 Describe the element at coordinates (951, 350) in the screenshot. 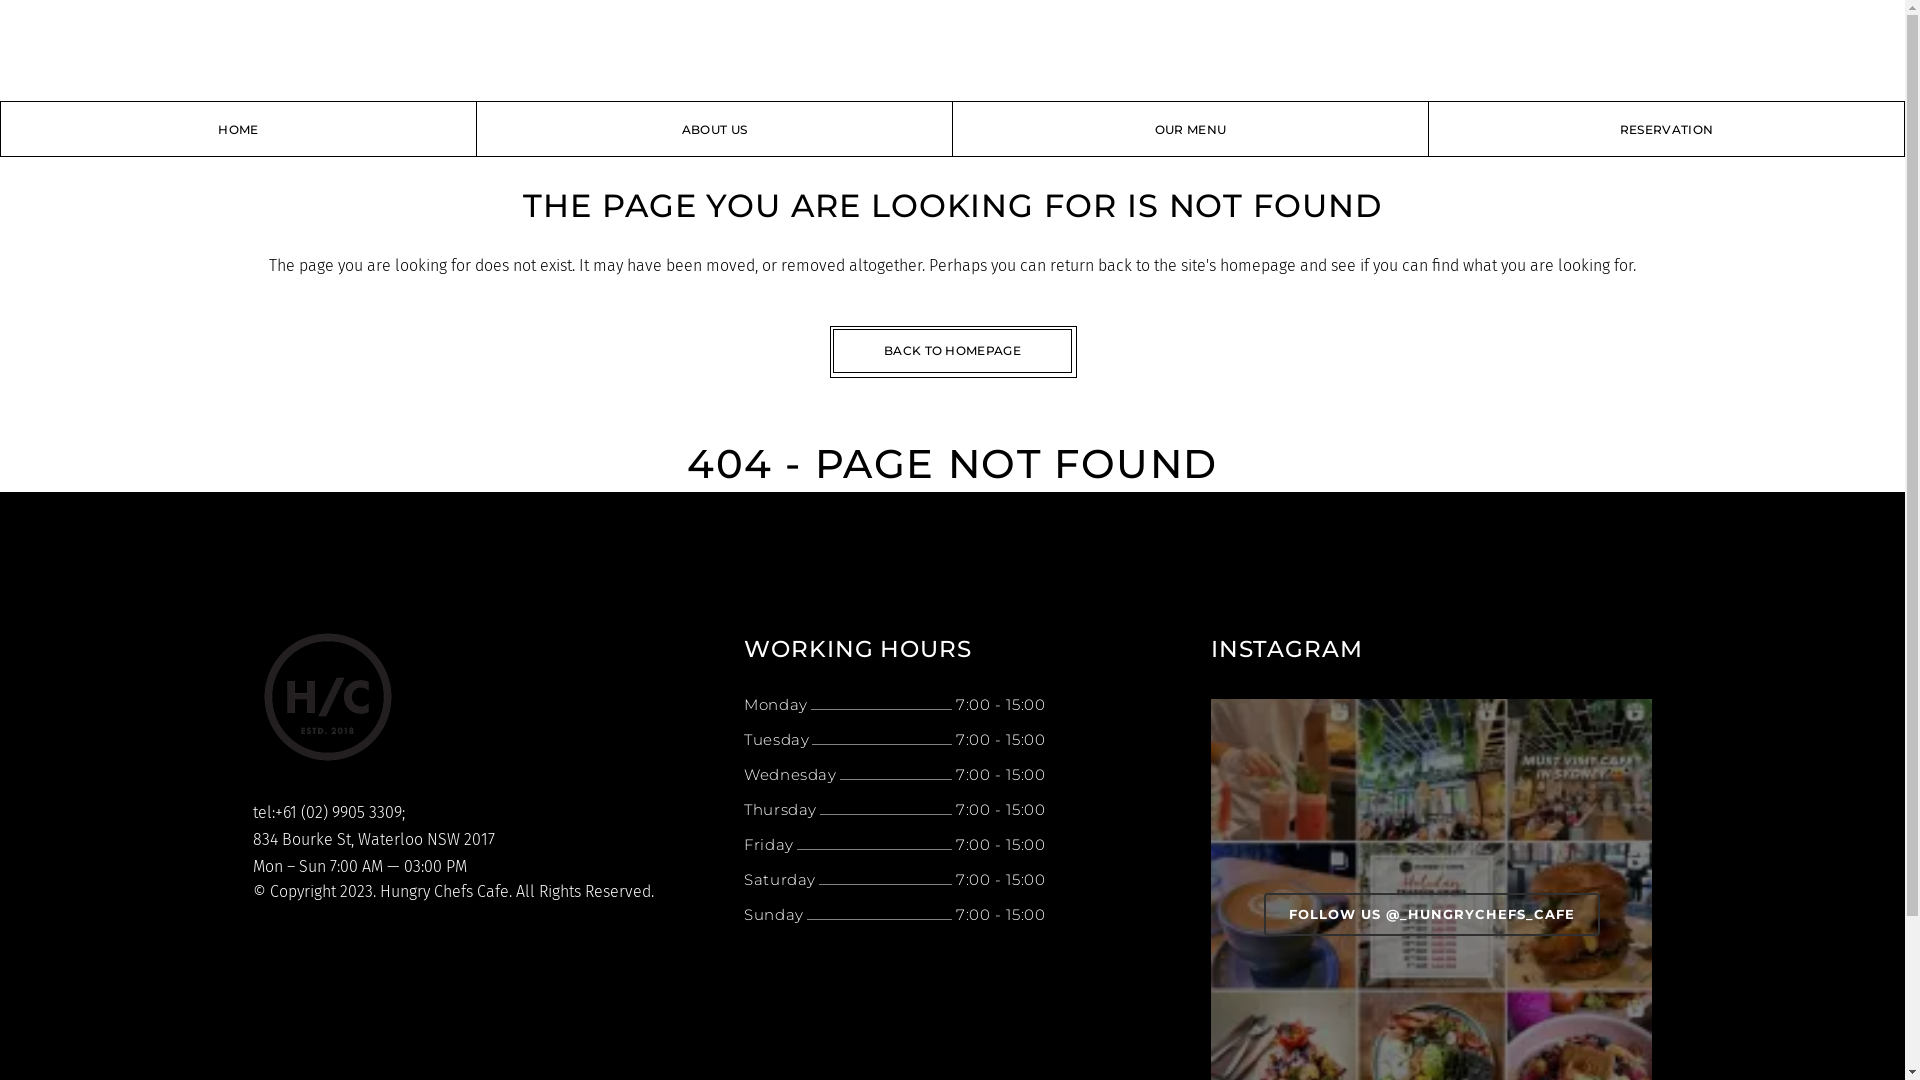

I see `'BACK TO HOMEPAGE'` at that location.